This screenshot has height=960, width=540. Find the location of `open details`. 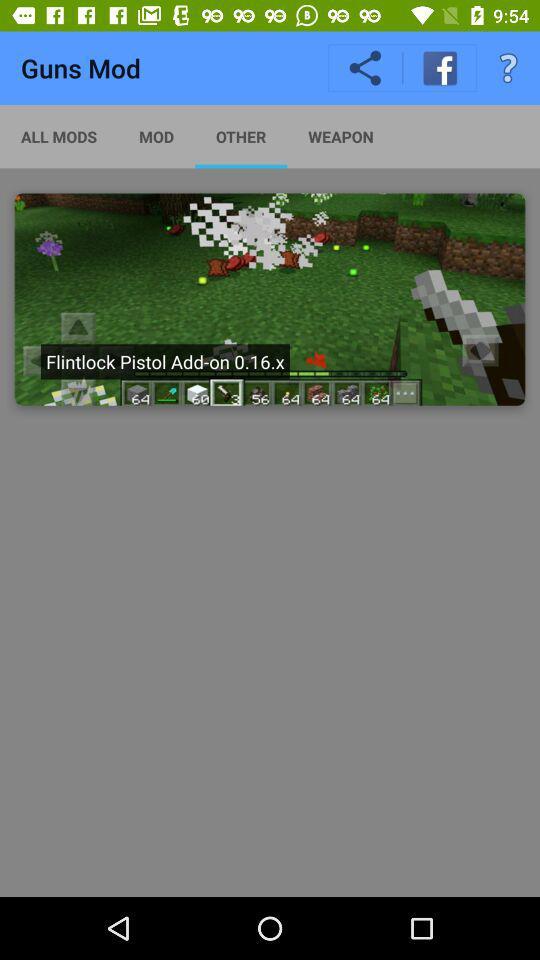

open details is located at coordinates (270, 298).